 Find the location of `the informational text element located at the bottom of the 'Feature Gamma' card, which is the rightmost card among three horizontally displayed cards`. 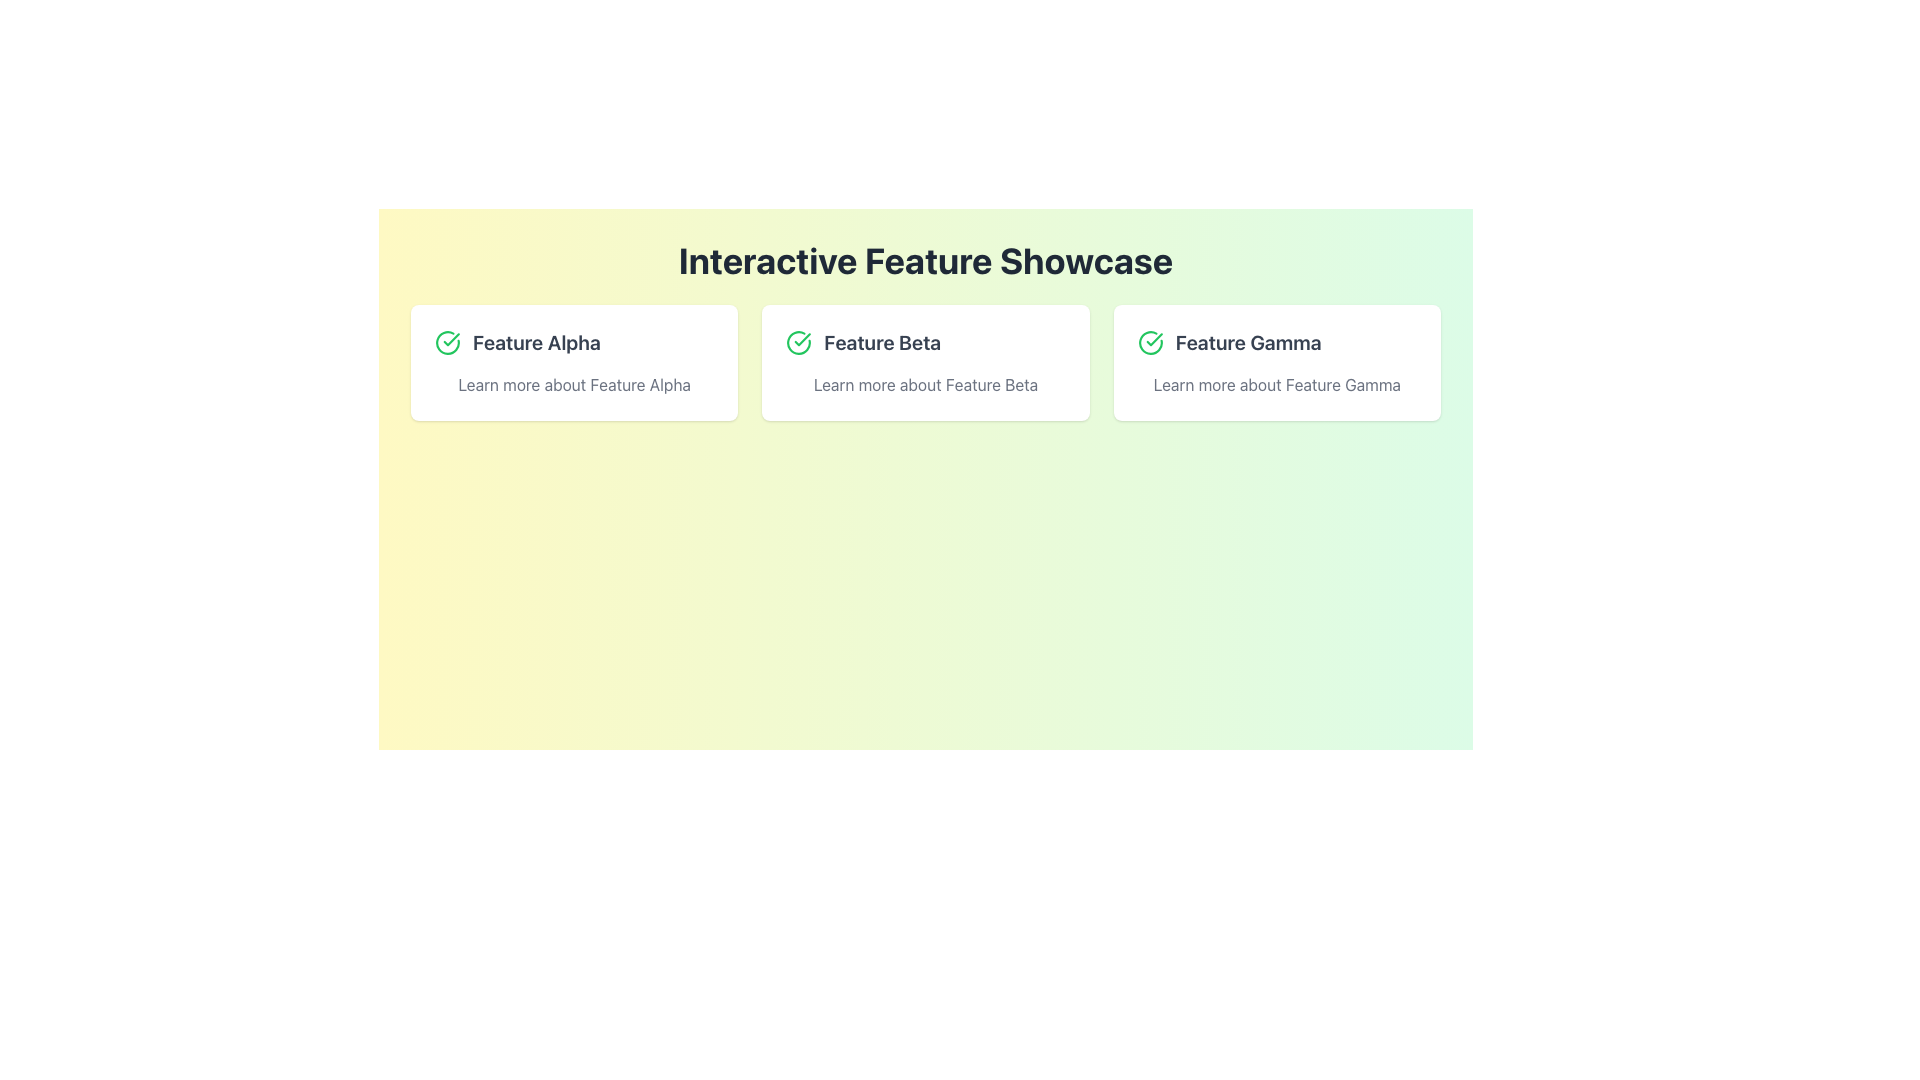

the informational text element located at the bottom of the 'Feature Gamma' card, which is the rightmost card among three horizontally displayed cards is located at coordinates (1276, 385).